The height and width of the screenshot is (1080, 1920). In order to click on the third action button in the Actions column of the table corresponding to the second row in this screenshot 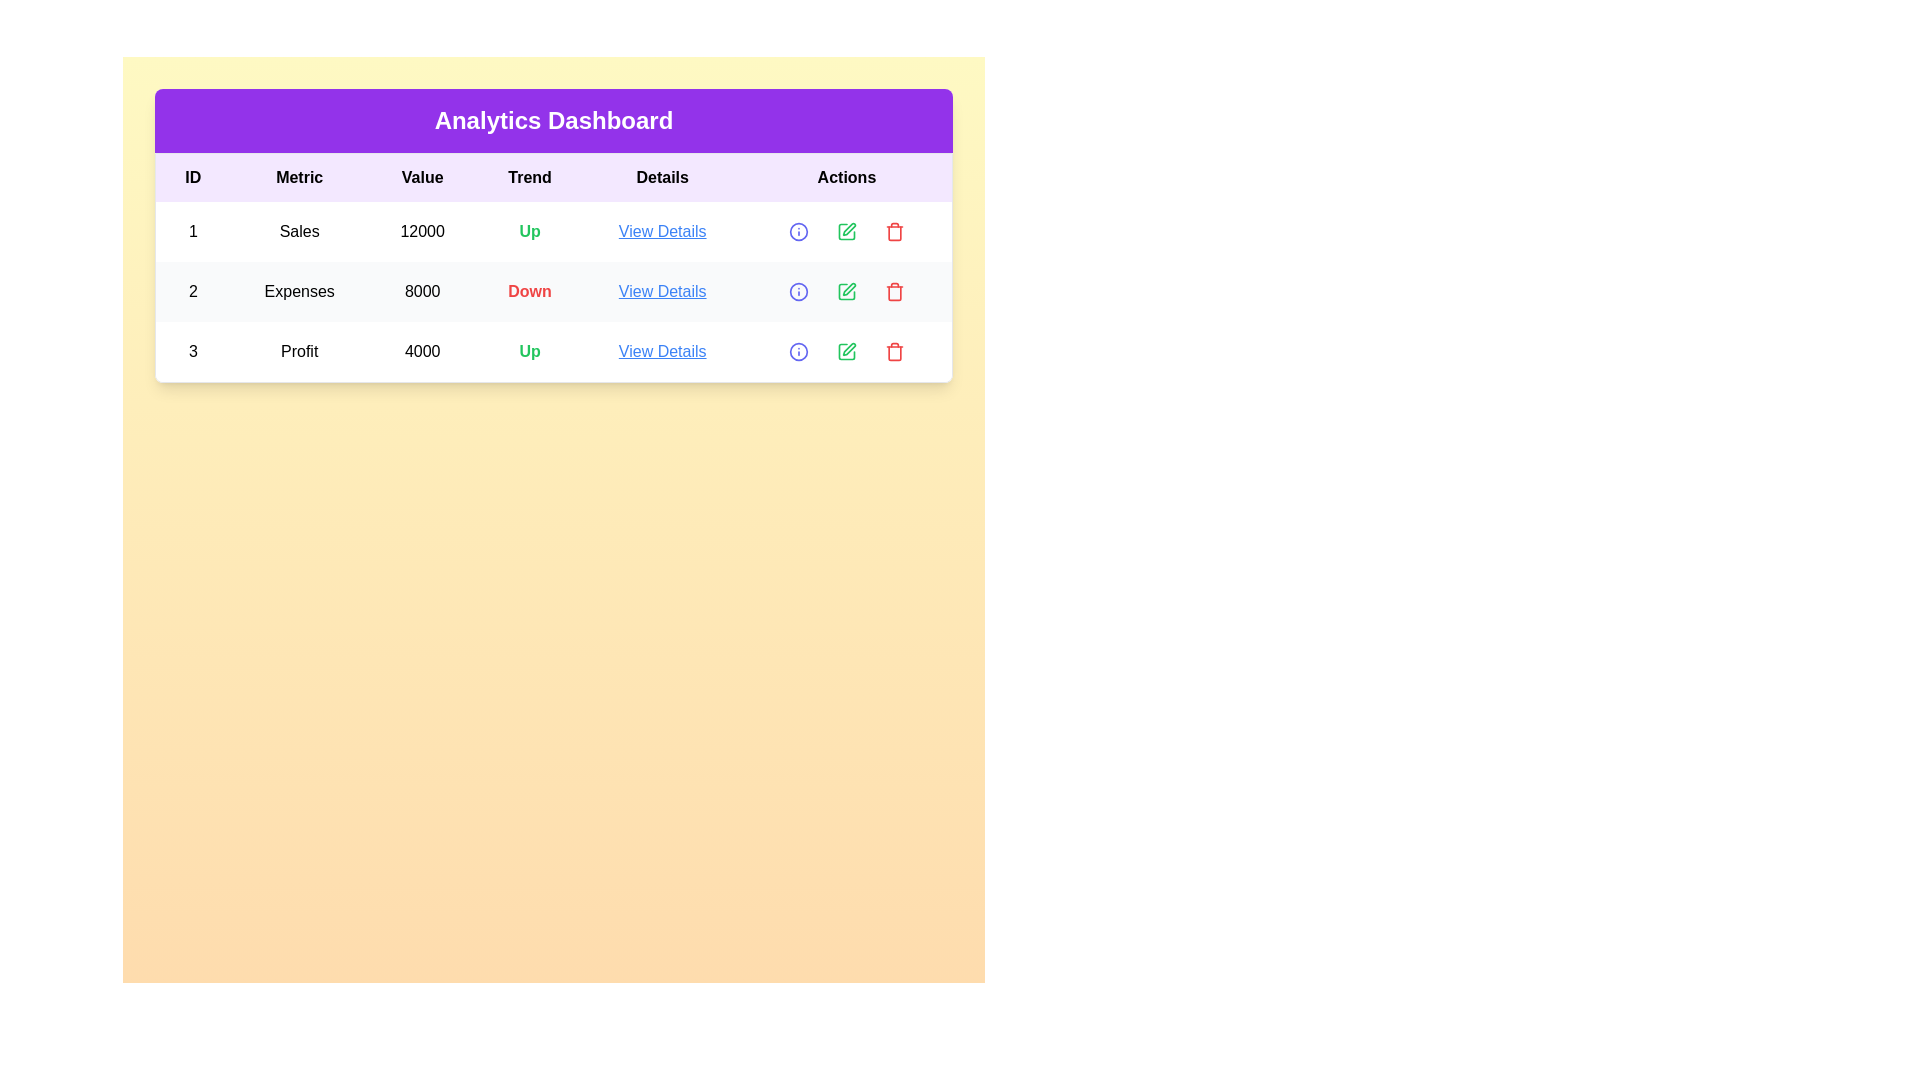, I will do `click(893, 292)`.